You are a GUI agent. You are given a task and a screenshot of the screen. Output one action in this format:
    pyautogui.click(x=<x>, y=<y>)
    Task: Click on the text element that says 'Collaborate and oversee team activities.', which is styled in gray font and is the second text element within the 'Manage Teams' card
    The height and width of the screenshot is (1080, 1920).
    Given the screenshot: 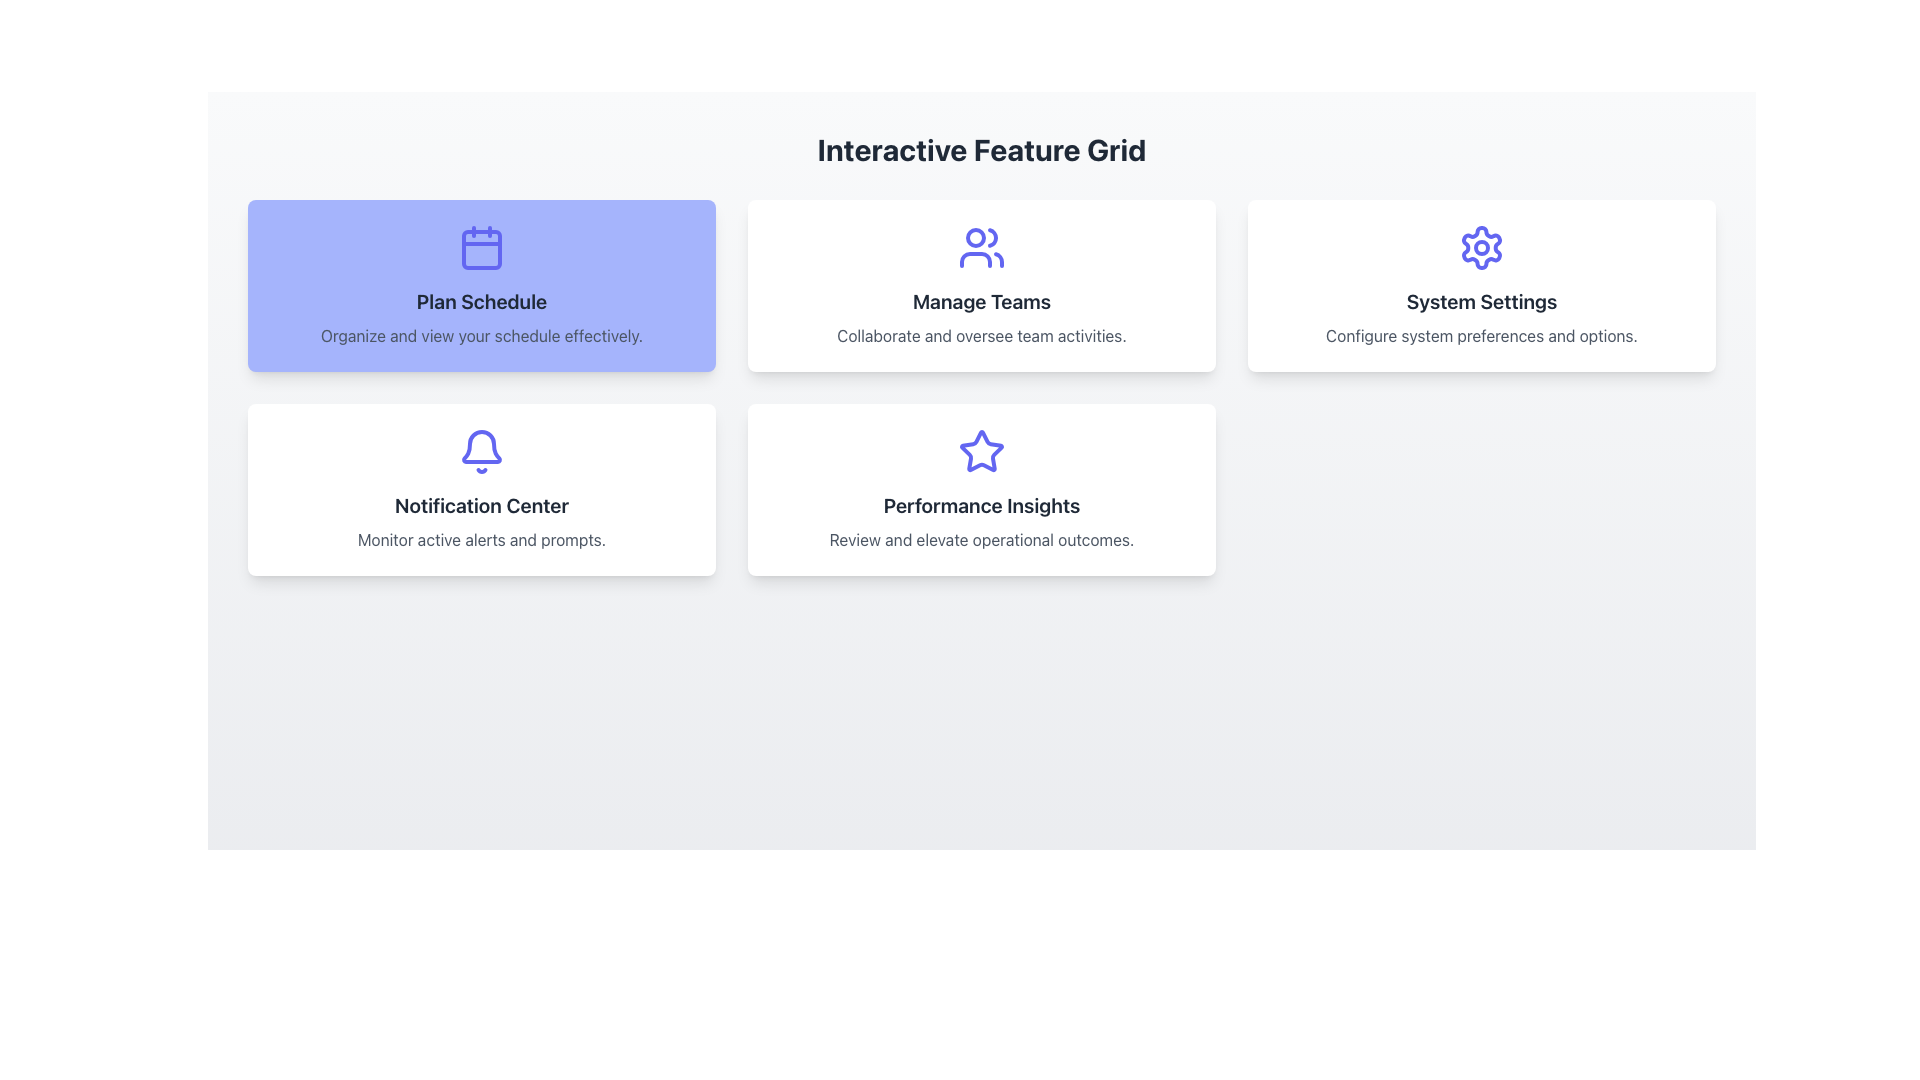 What is the action you would take?
    pyautogui.click(x=982, y=334)
    